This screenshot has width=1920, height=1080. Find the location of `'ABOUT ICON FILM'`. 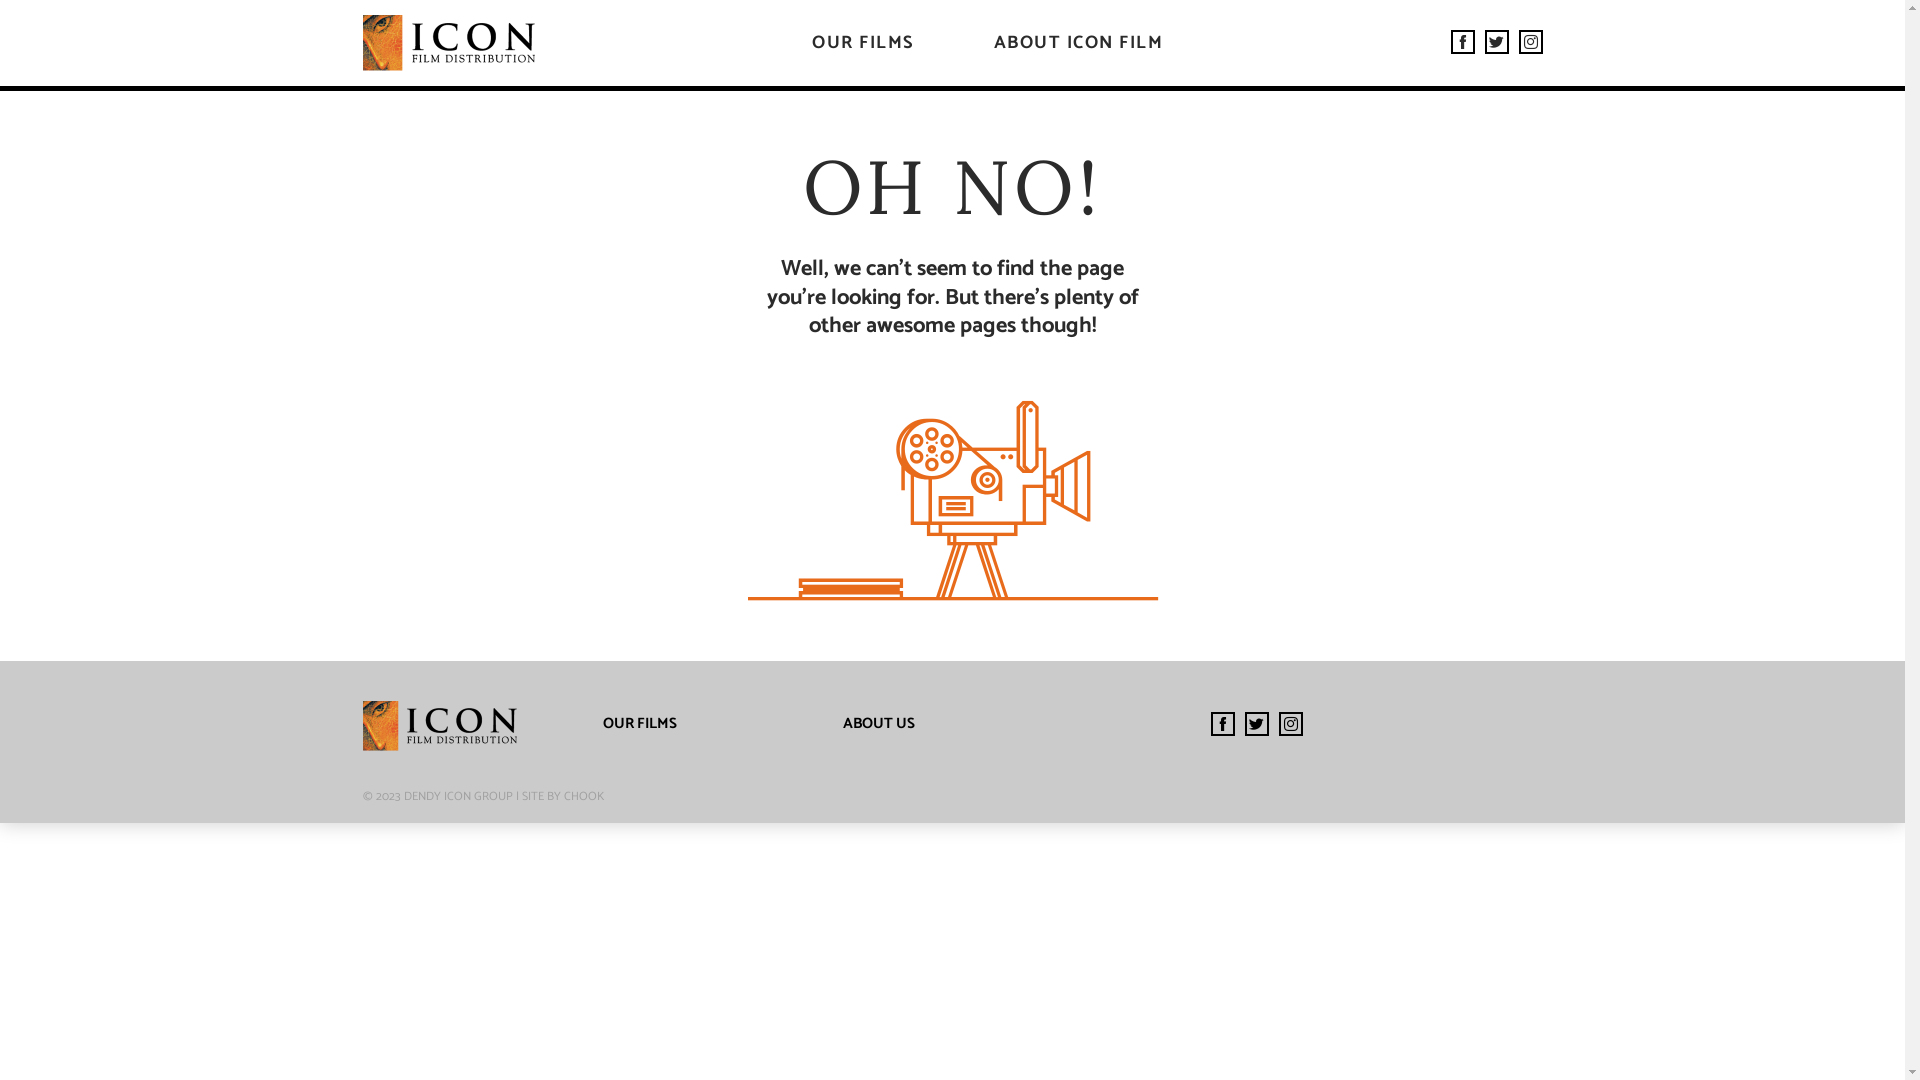

'ABOUT ICON FILM' is located at coordinates (1078, 42).